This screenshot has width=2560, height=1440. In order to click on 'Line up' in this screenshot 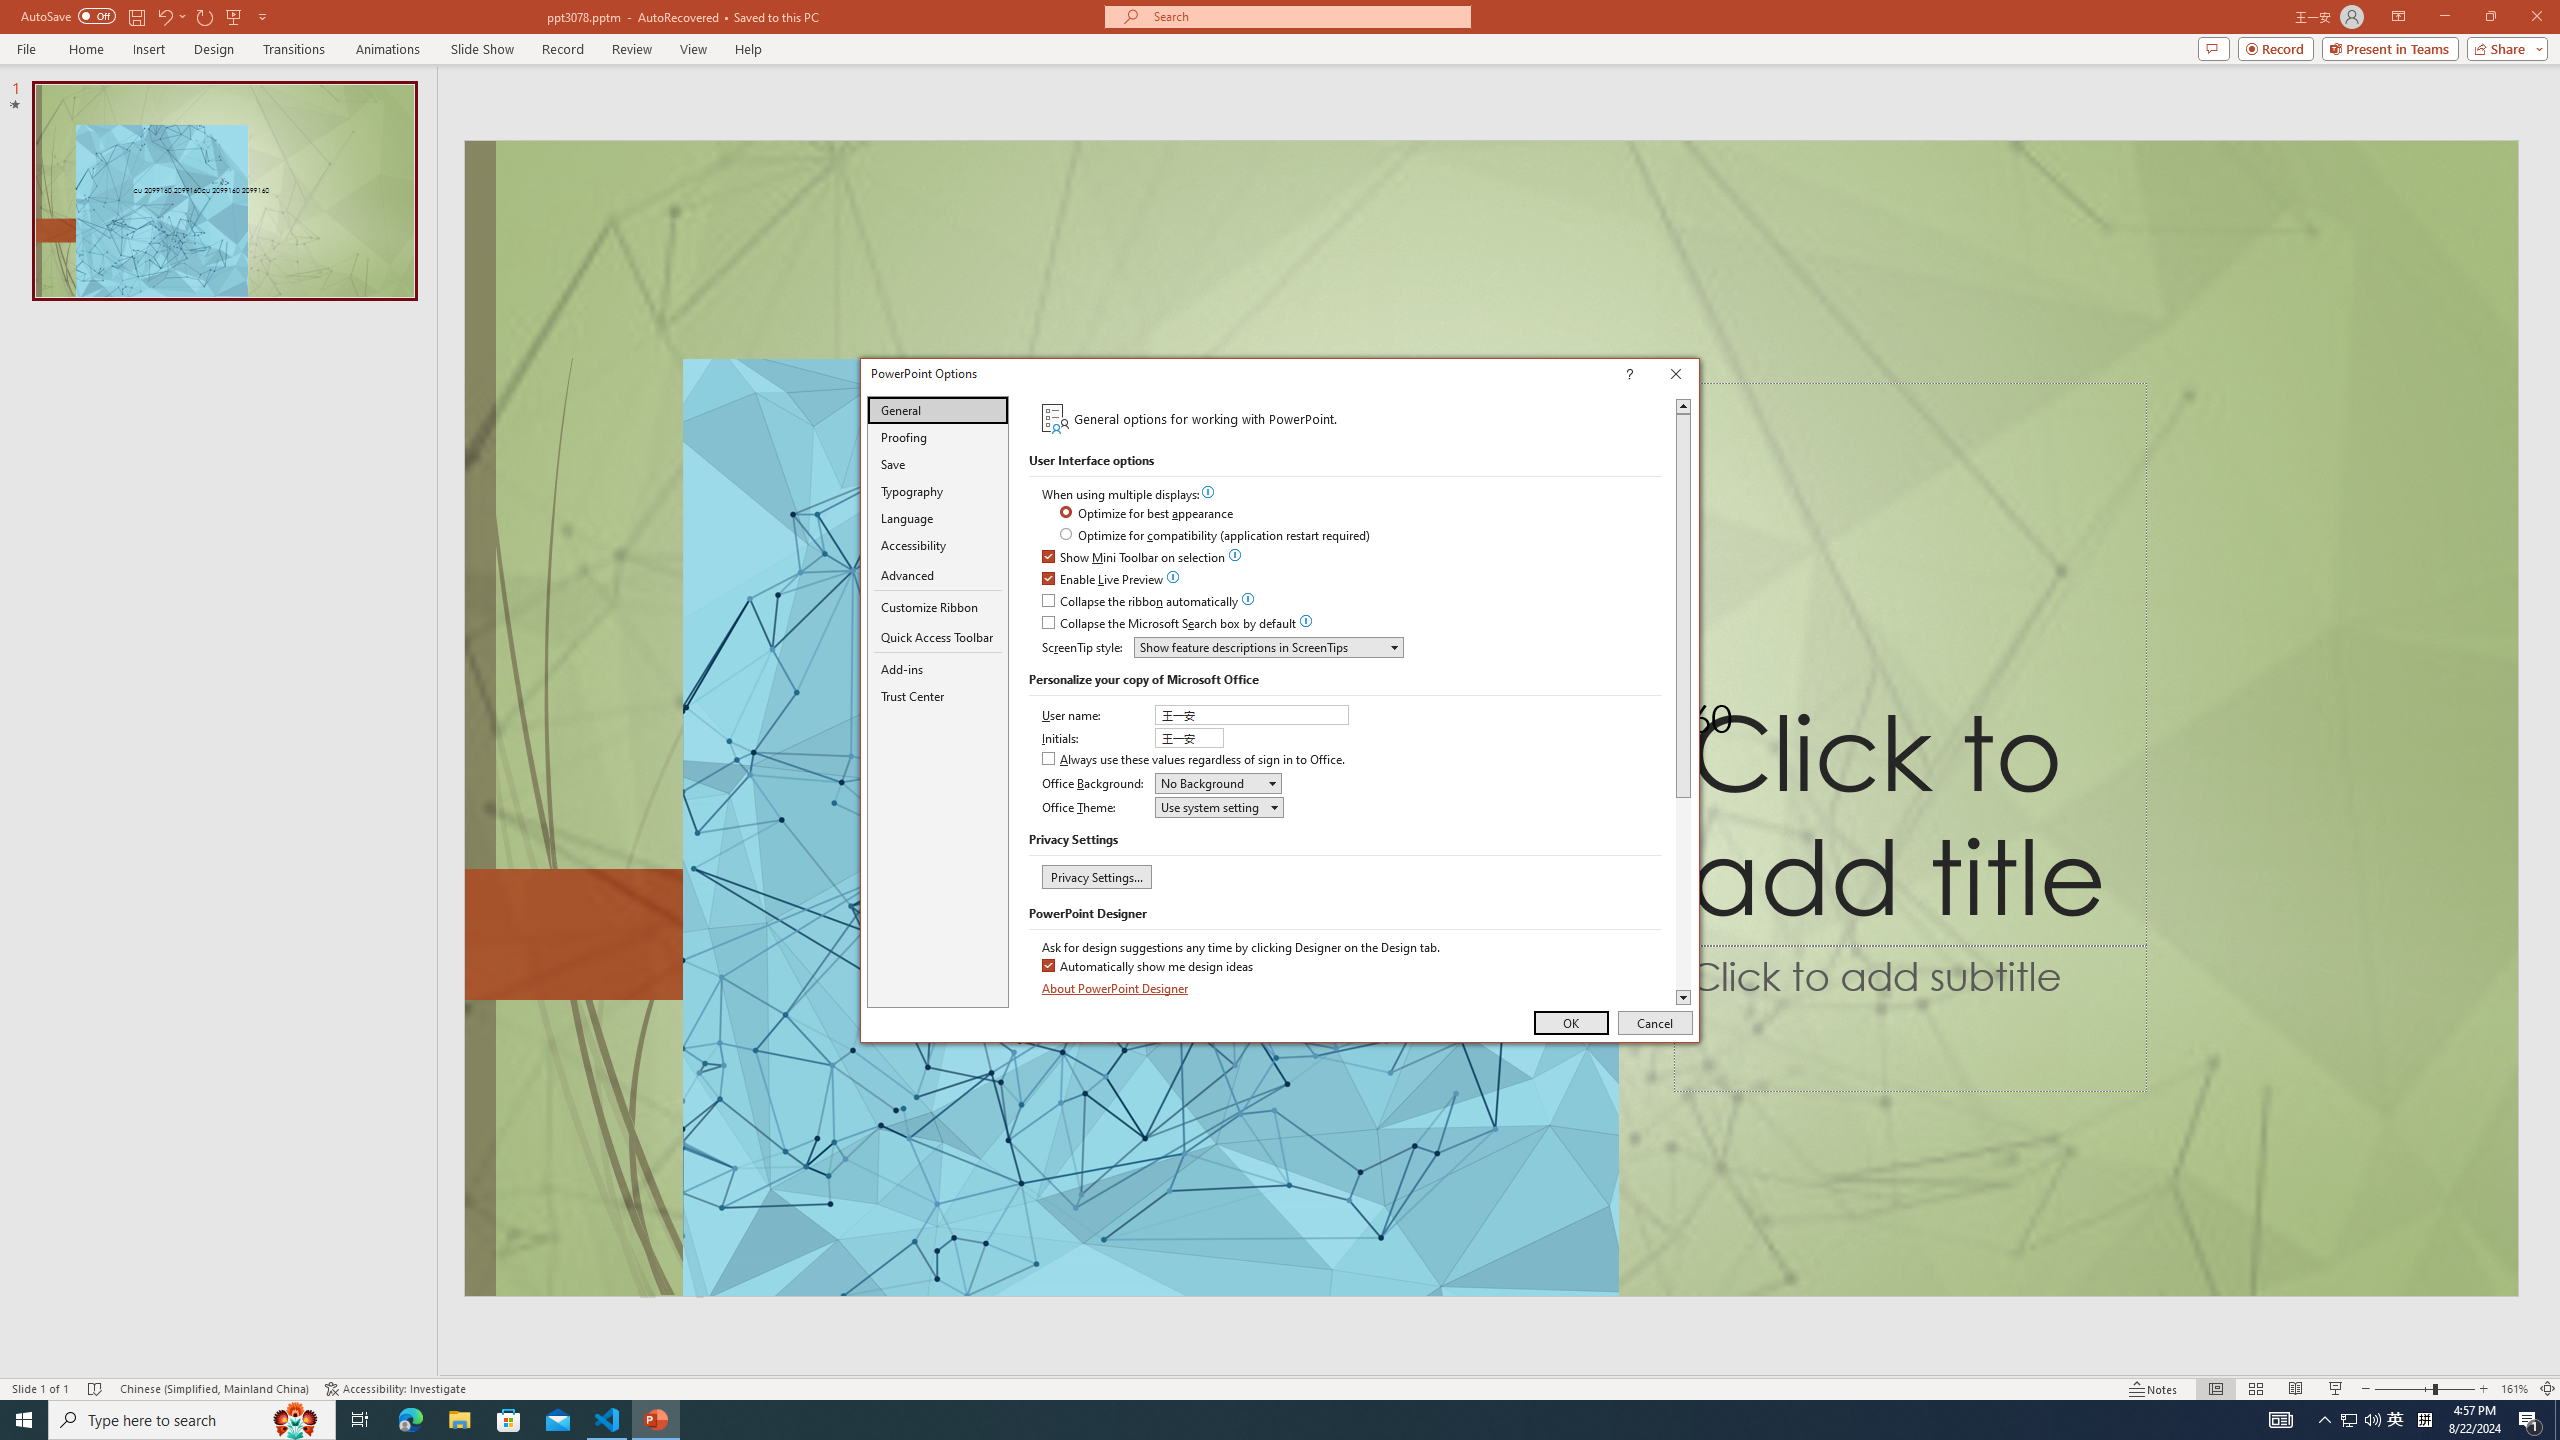, I will do `click(1683, 405)`.